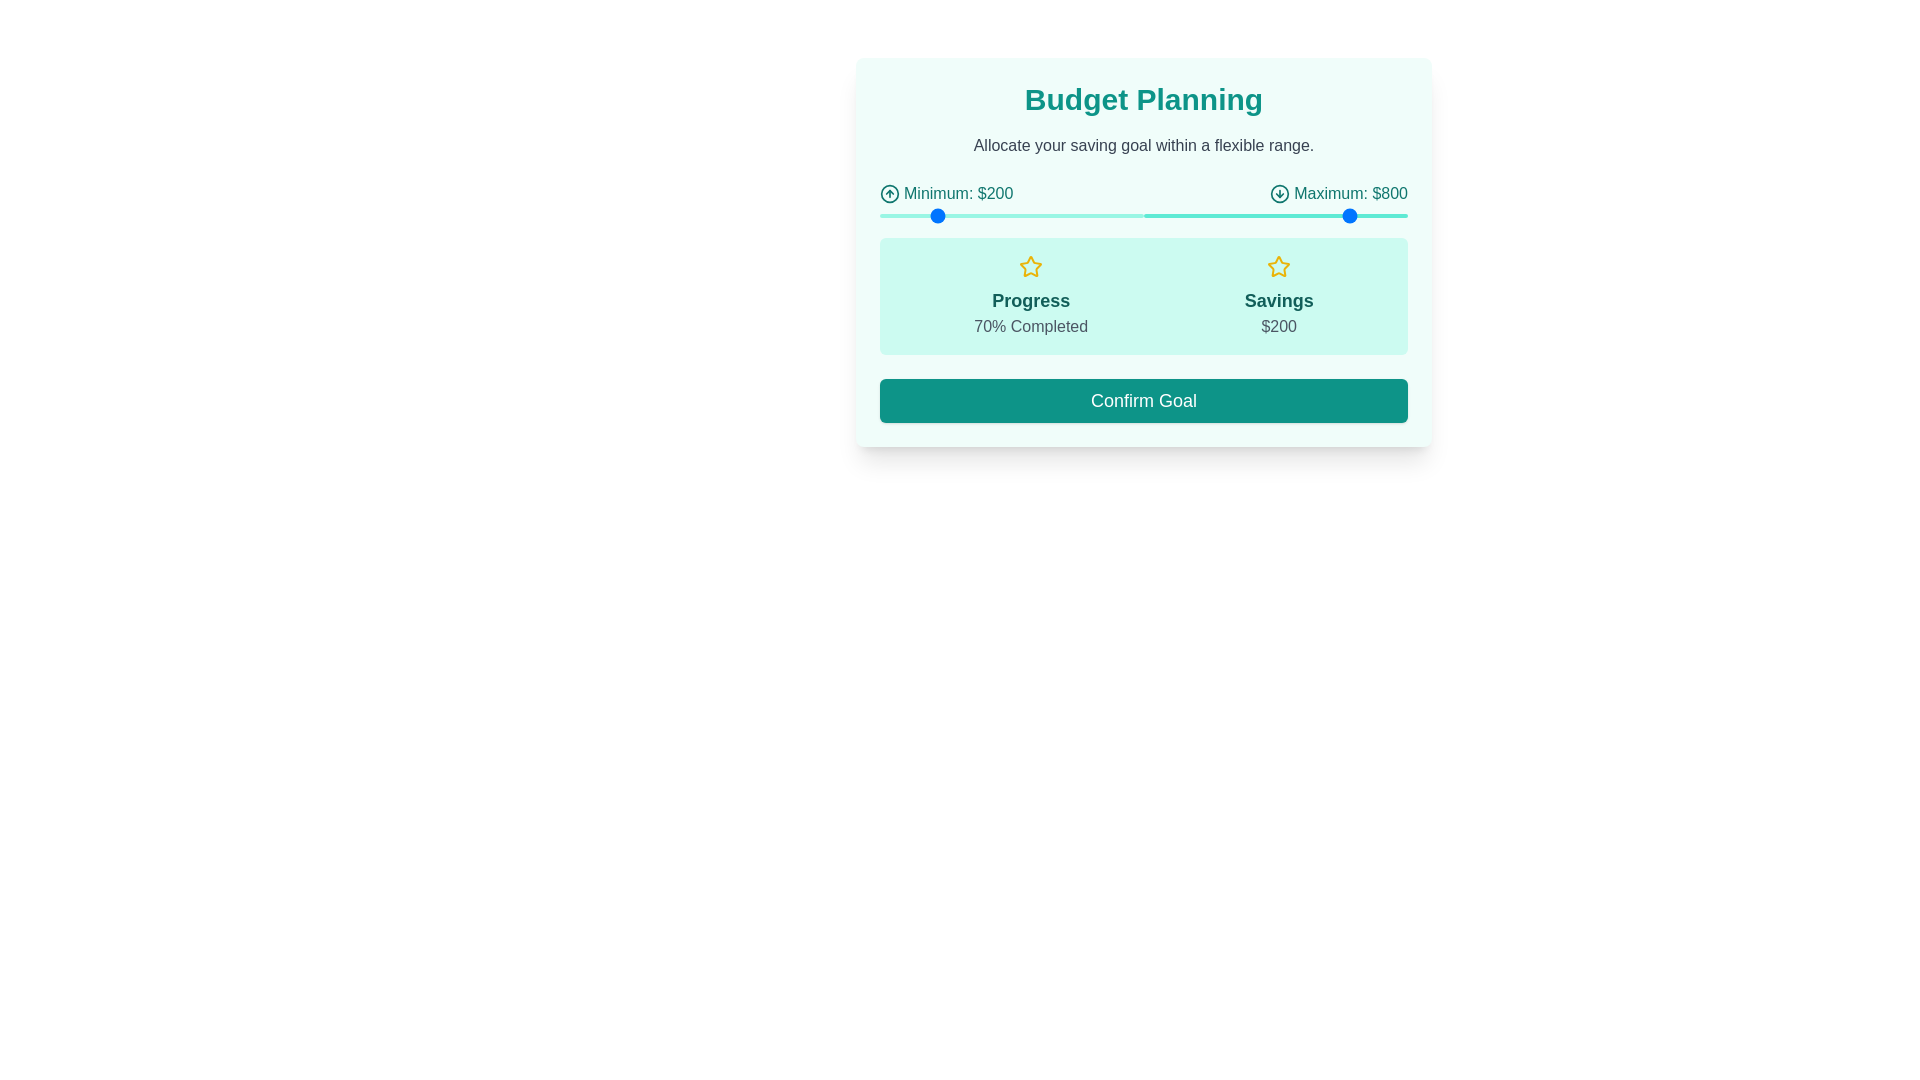 This screenshot has width=1920, height=1080. I want to click on the SVG circle element that is part of a composite icon, positioned near the right-hand side of the interface, adjacent to the 'Maximum: $800' label, so click(888, 193).